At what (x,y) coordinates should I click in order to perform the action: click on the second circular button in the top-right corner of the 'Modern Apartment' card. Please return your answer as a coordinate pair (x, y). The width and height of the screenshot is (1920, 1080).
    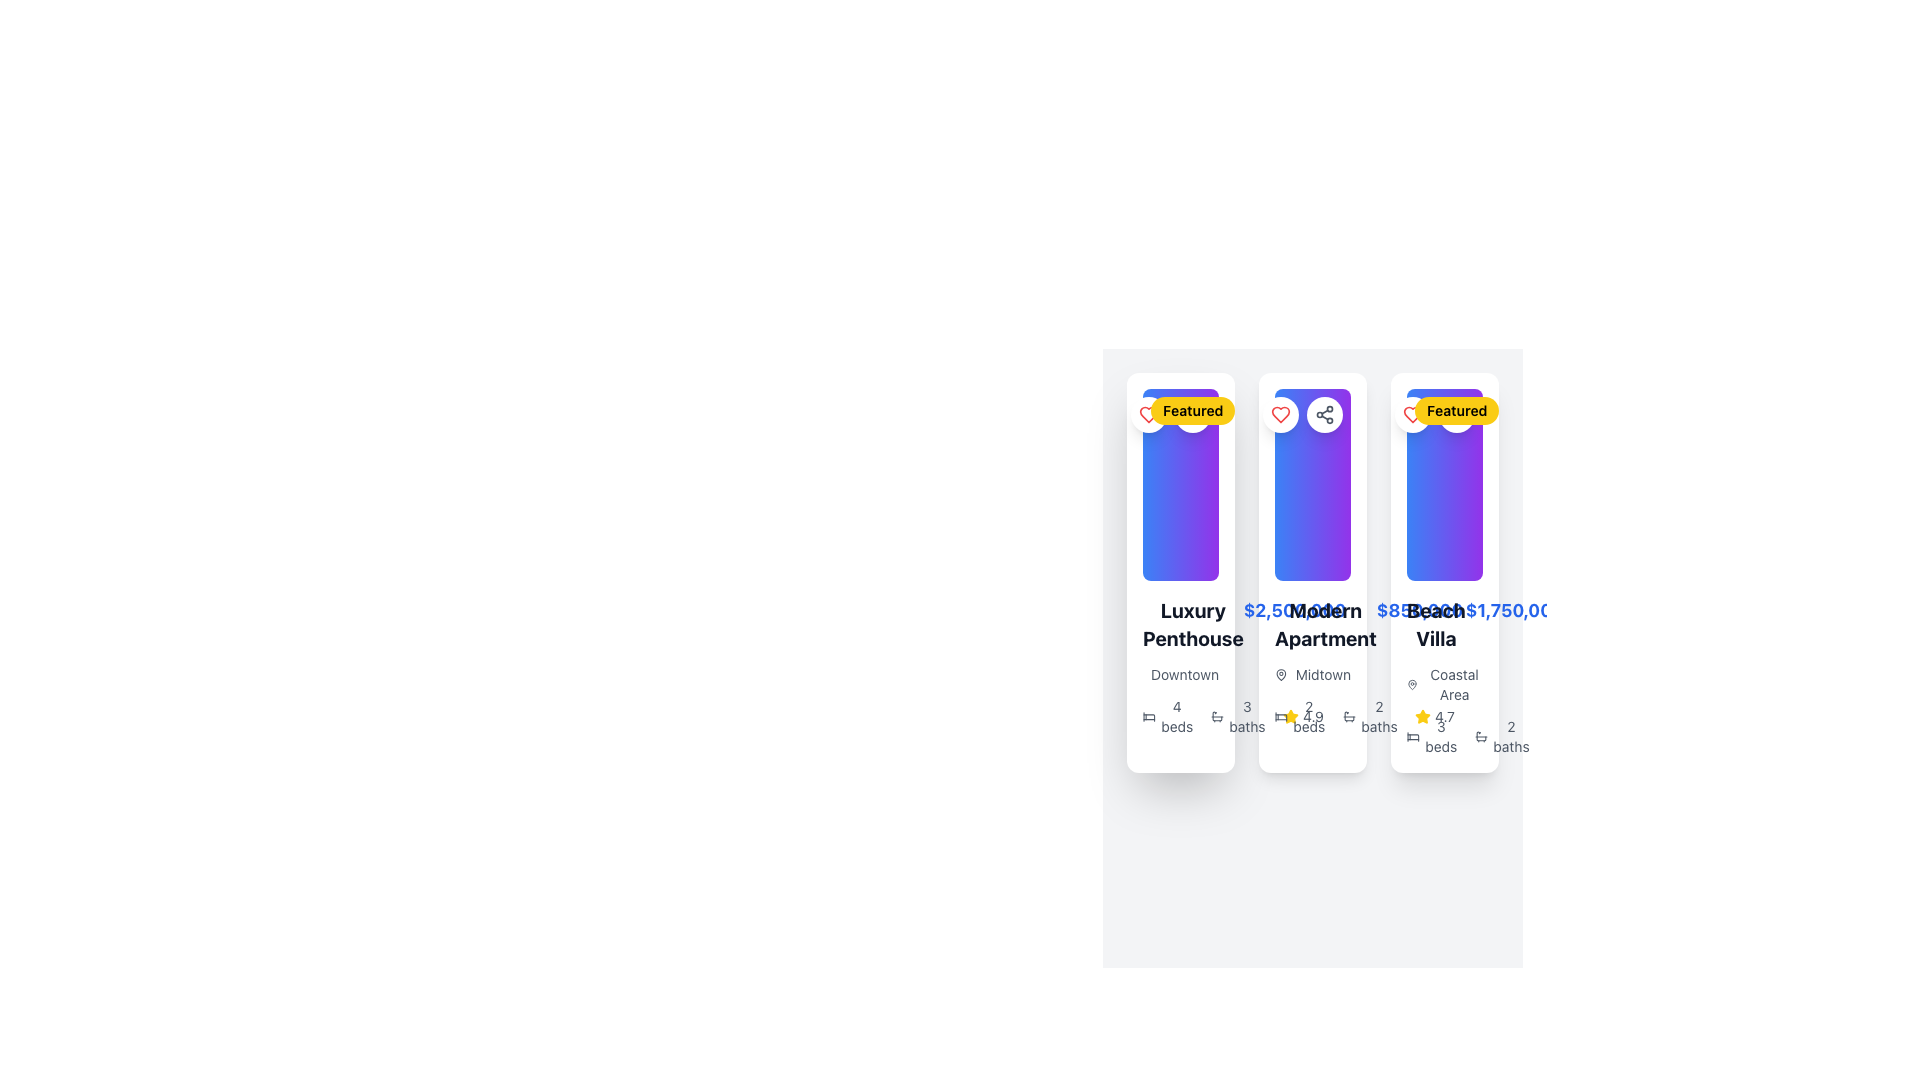
    Looking at the image, I should click on (1324, 414).